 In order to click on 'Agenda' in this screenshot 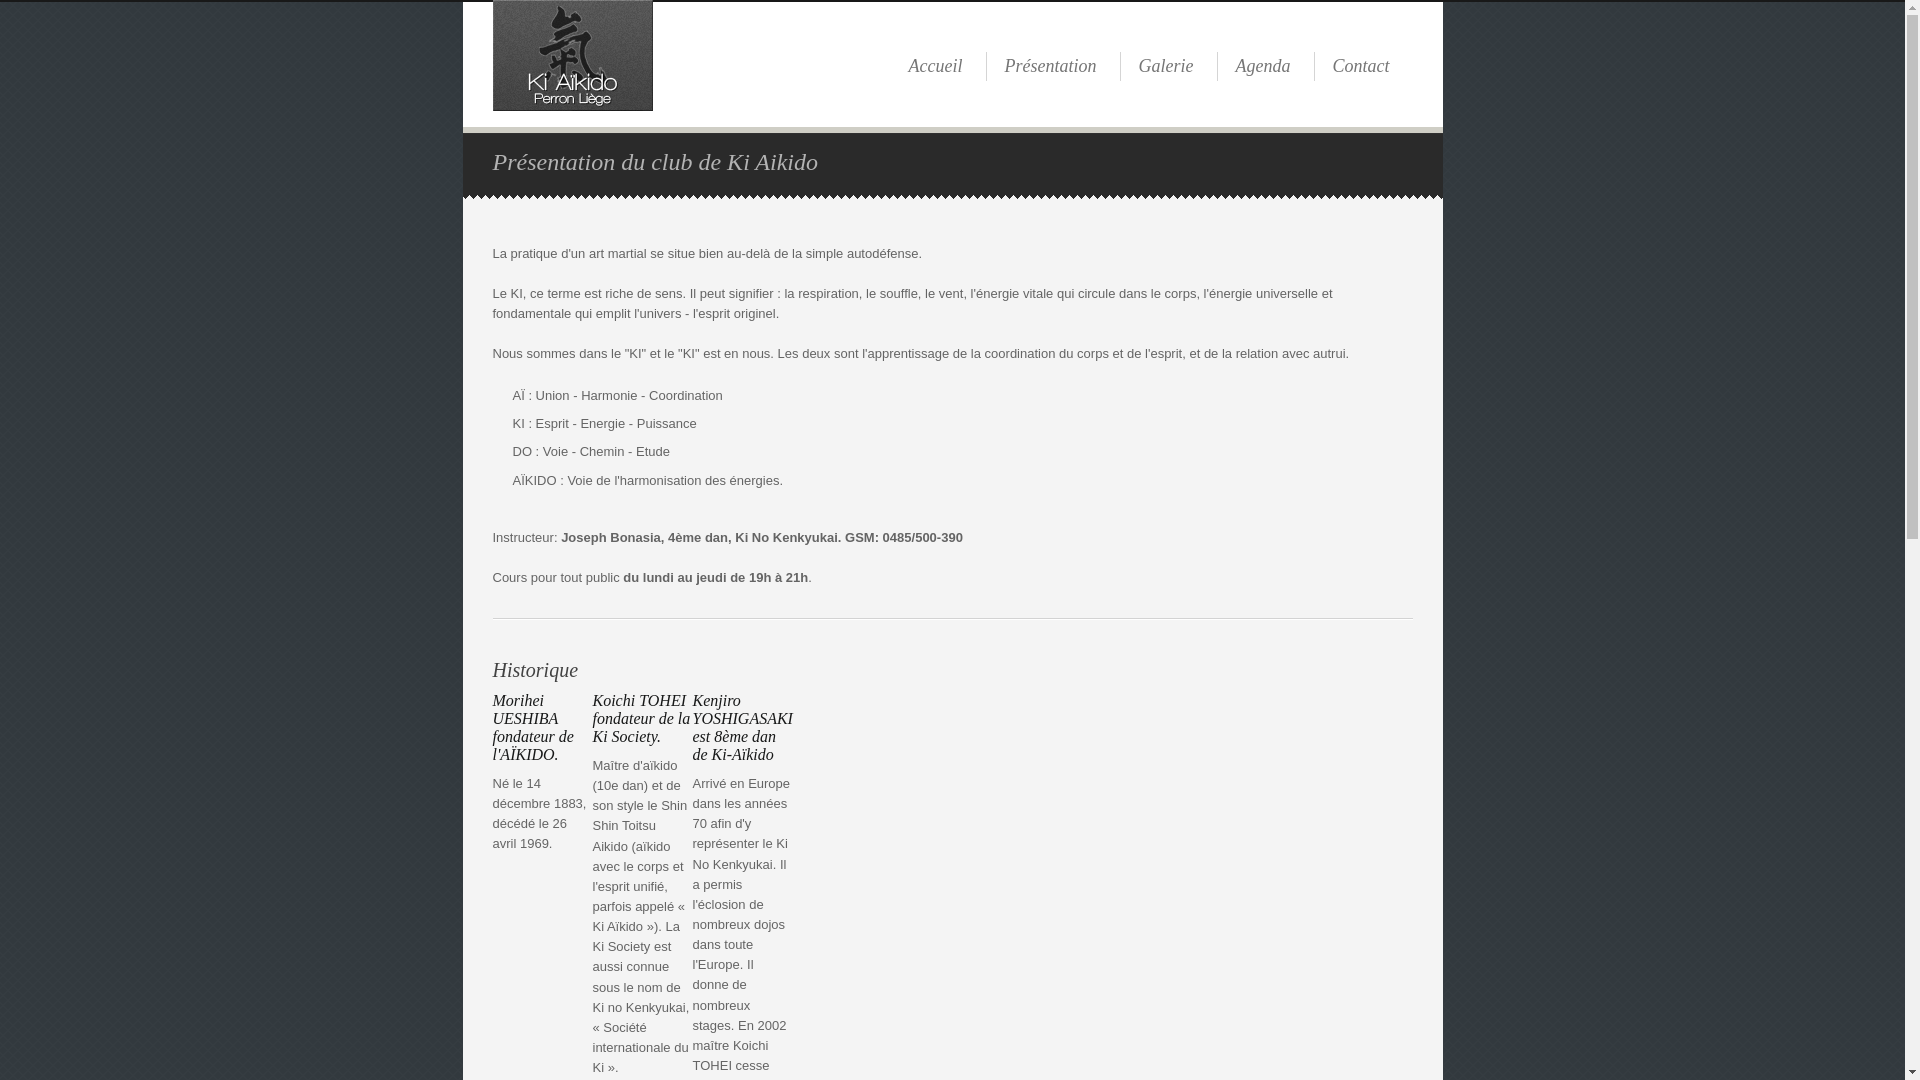, I will do `click(1262, 65)`.